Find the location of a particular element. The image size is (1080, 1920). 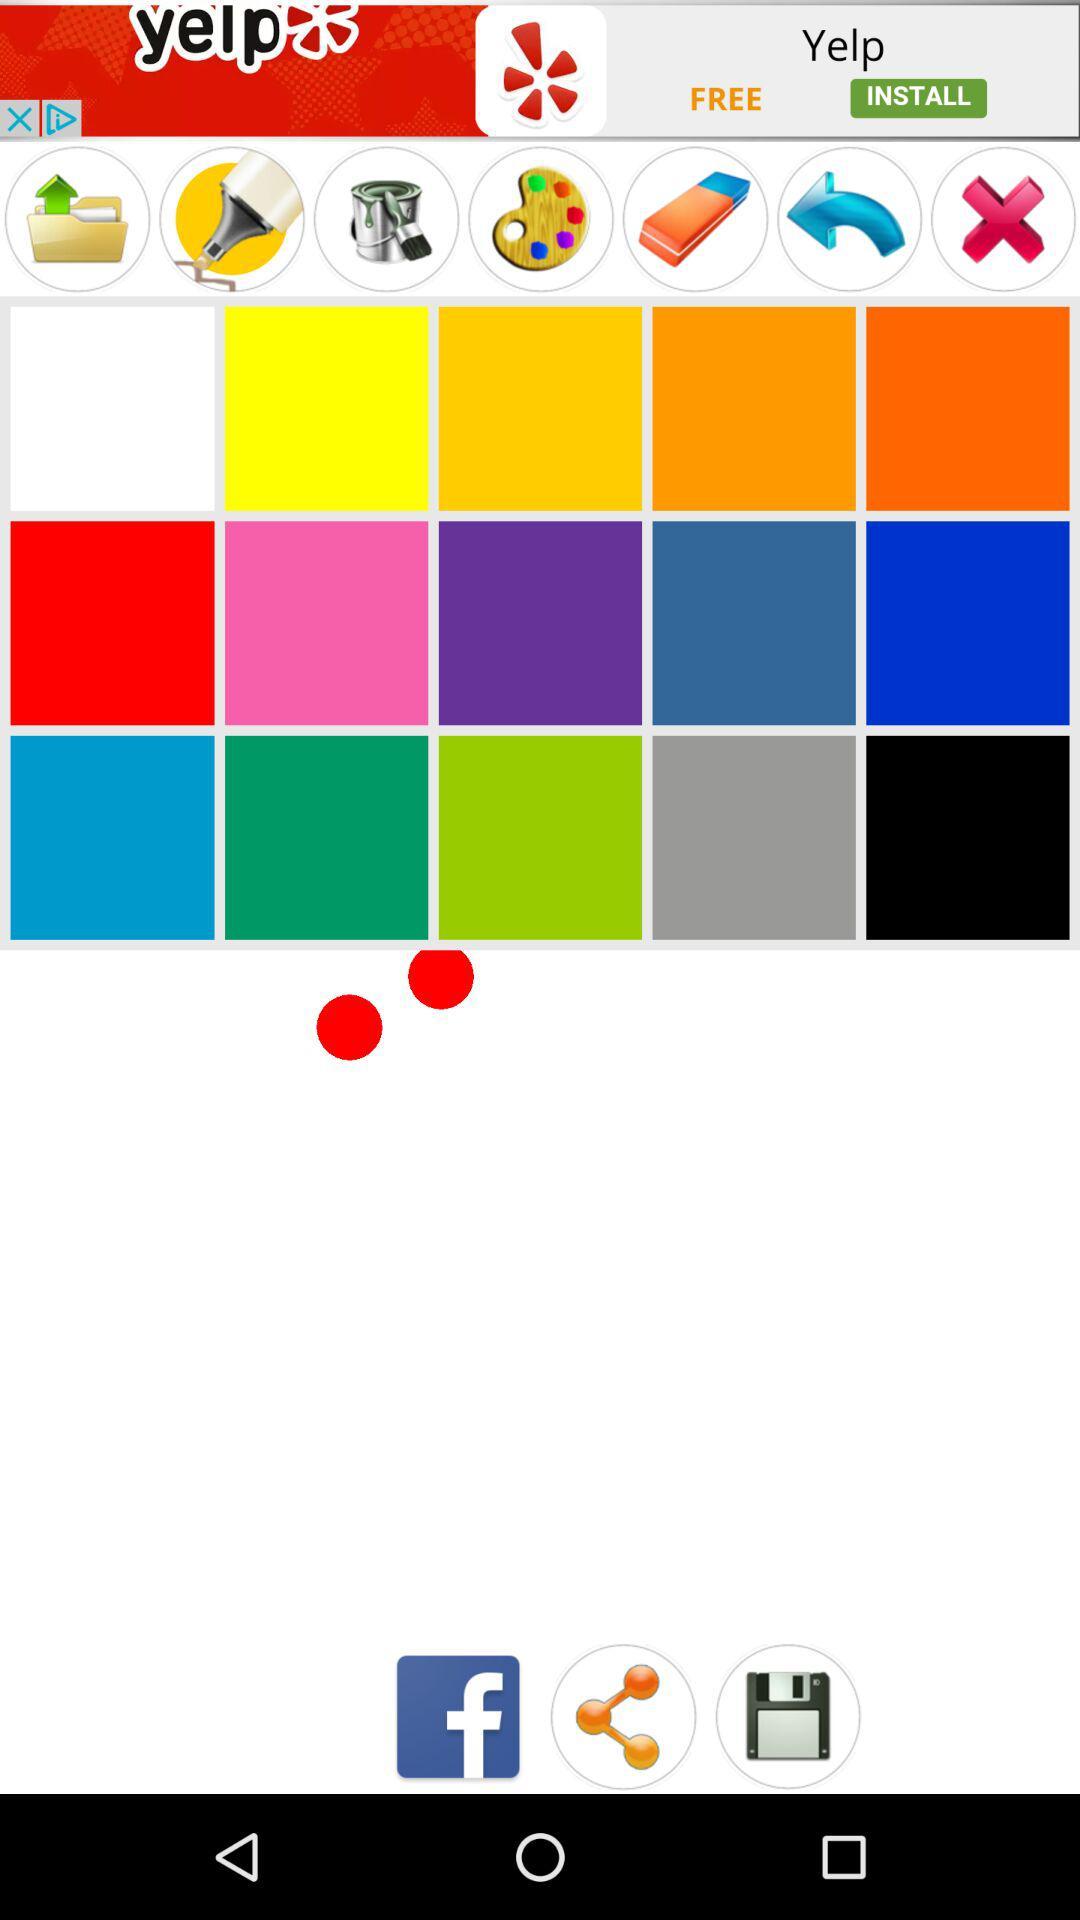

picks color is located at coordinates (325, 407).